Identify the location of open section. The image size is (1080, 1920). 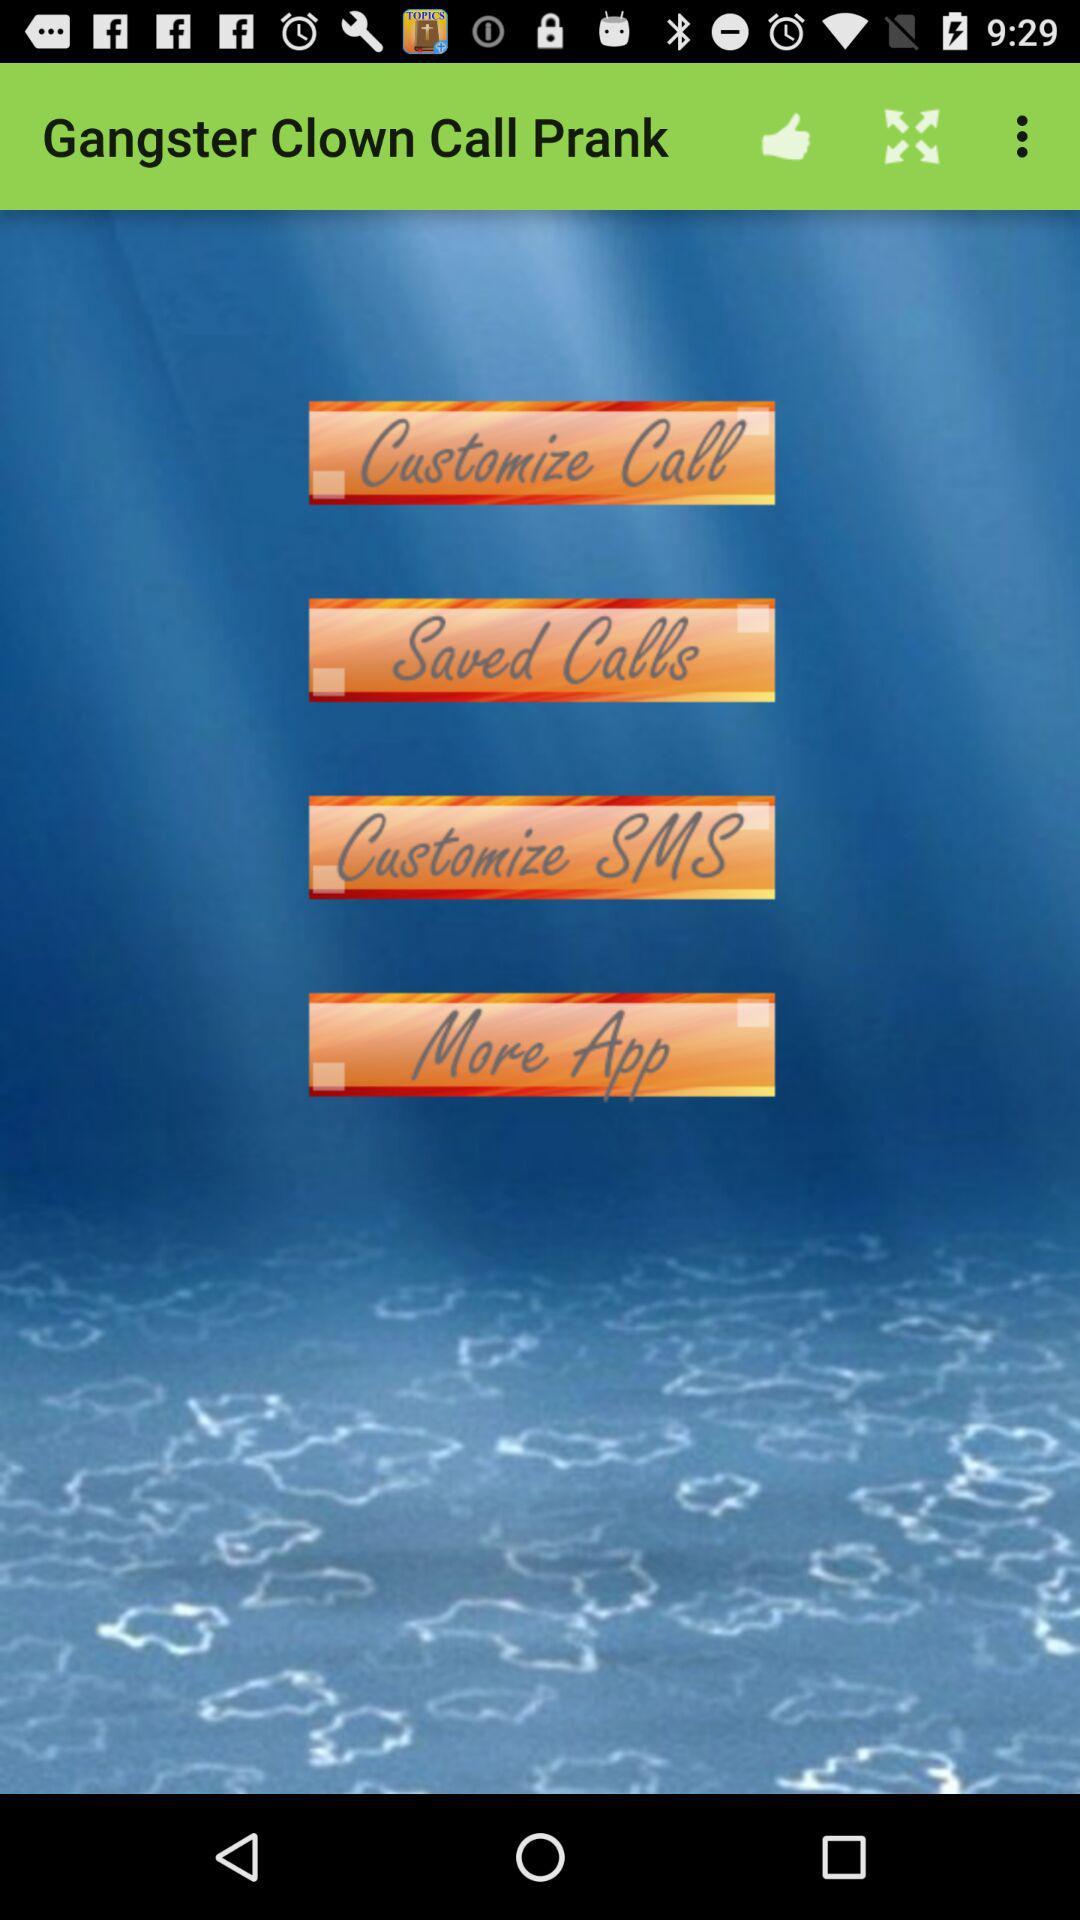
(540, 847).